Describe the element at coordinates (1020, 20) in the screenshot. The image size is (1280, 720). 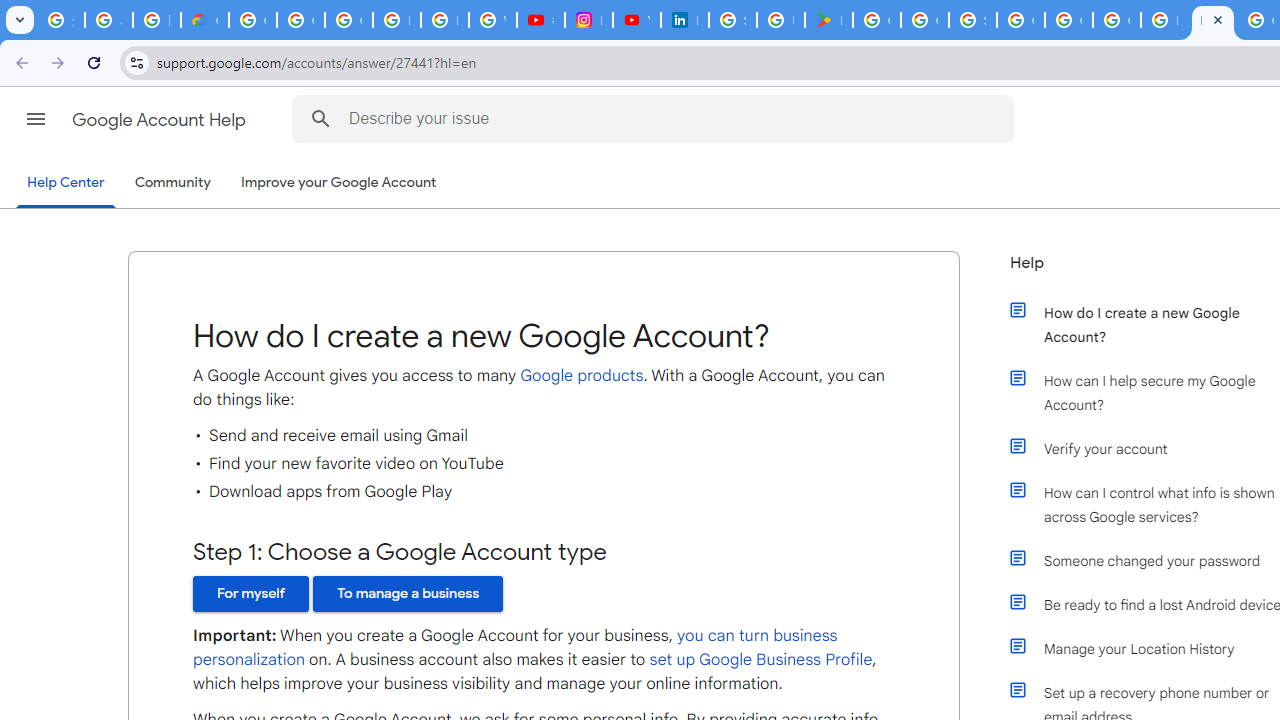
I see `'Google Cloud Platform'` at that location.